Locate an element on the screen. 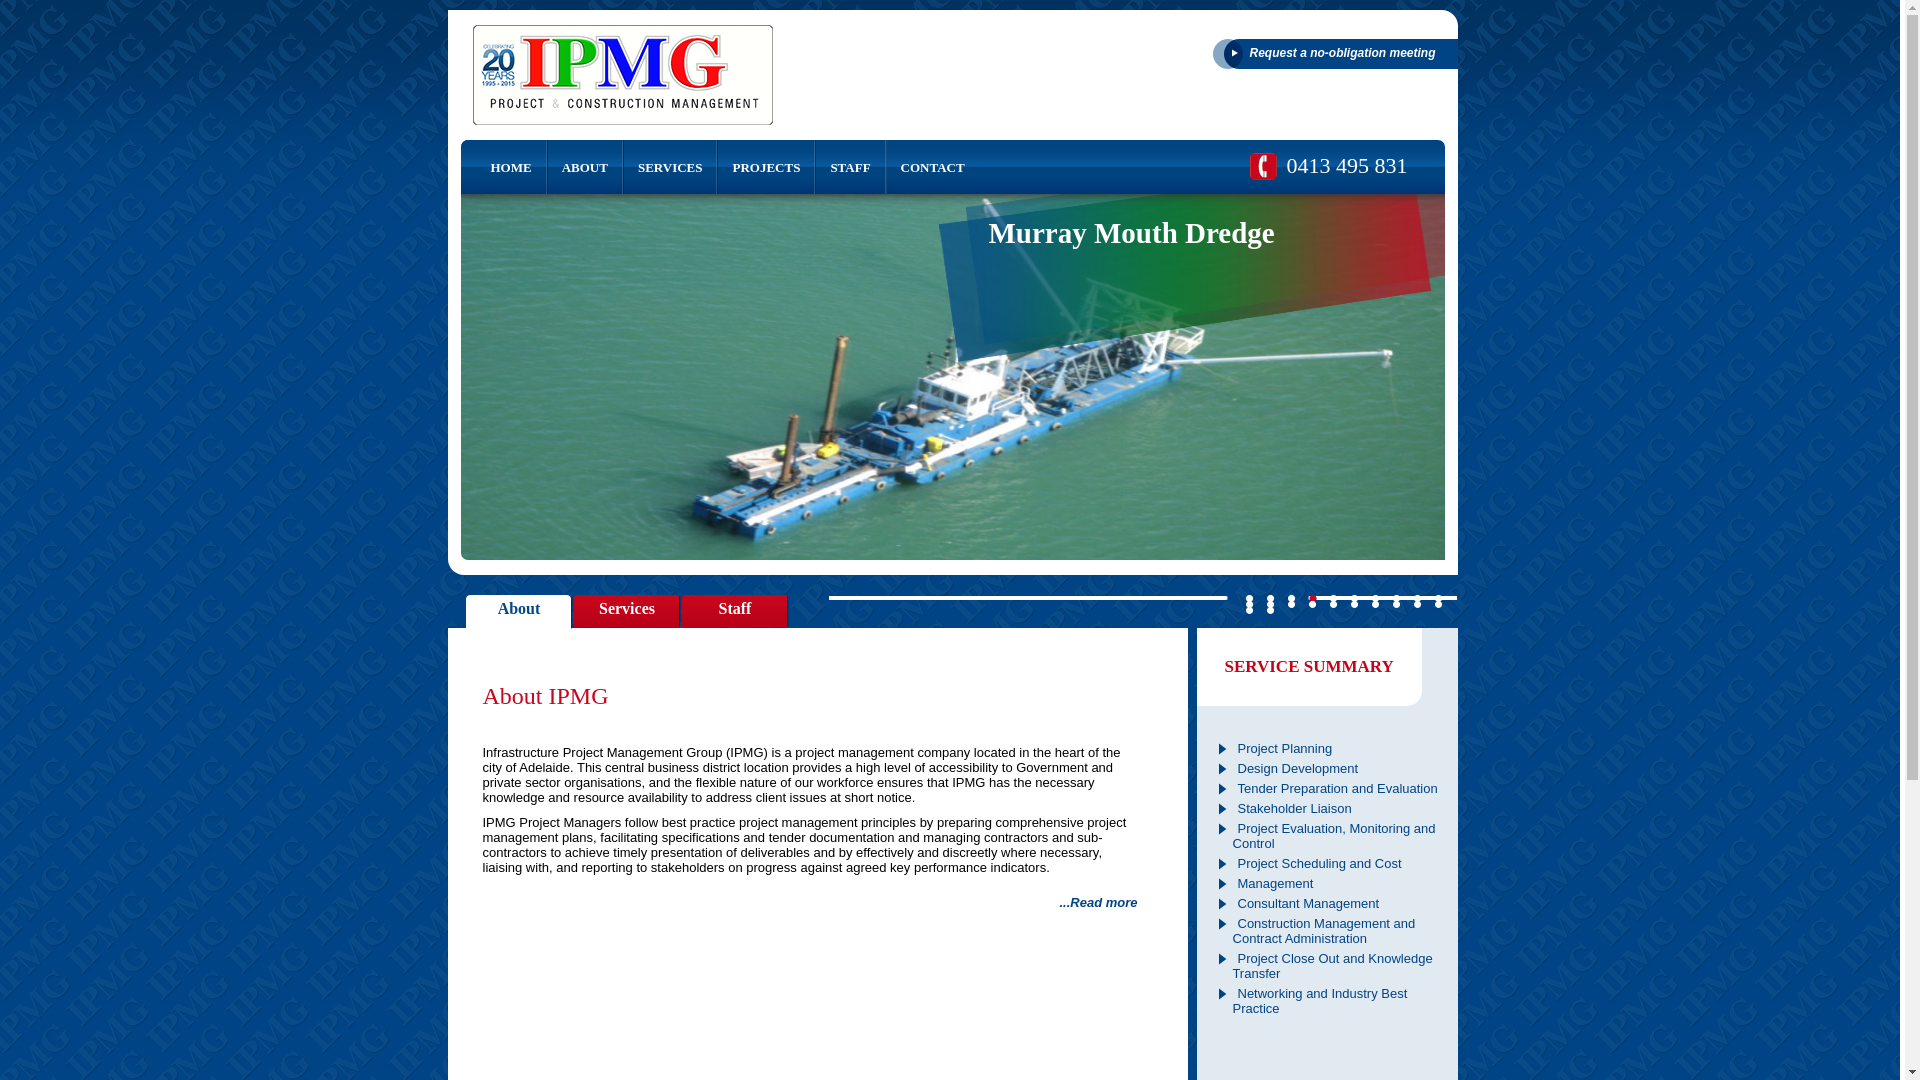 The height and width of the screenshot is (1080, 1920). '...Read more' is located at coordinates (1058, 902).